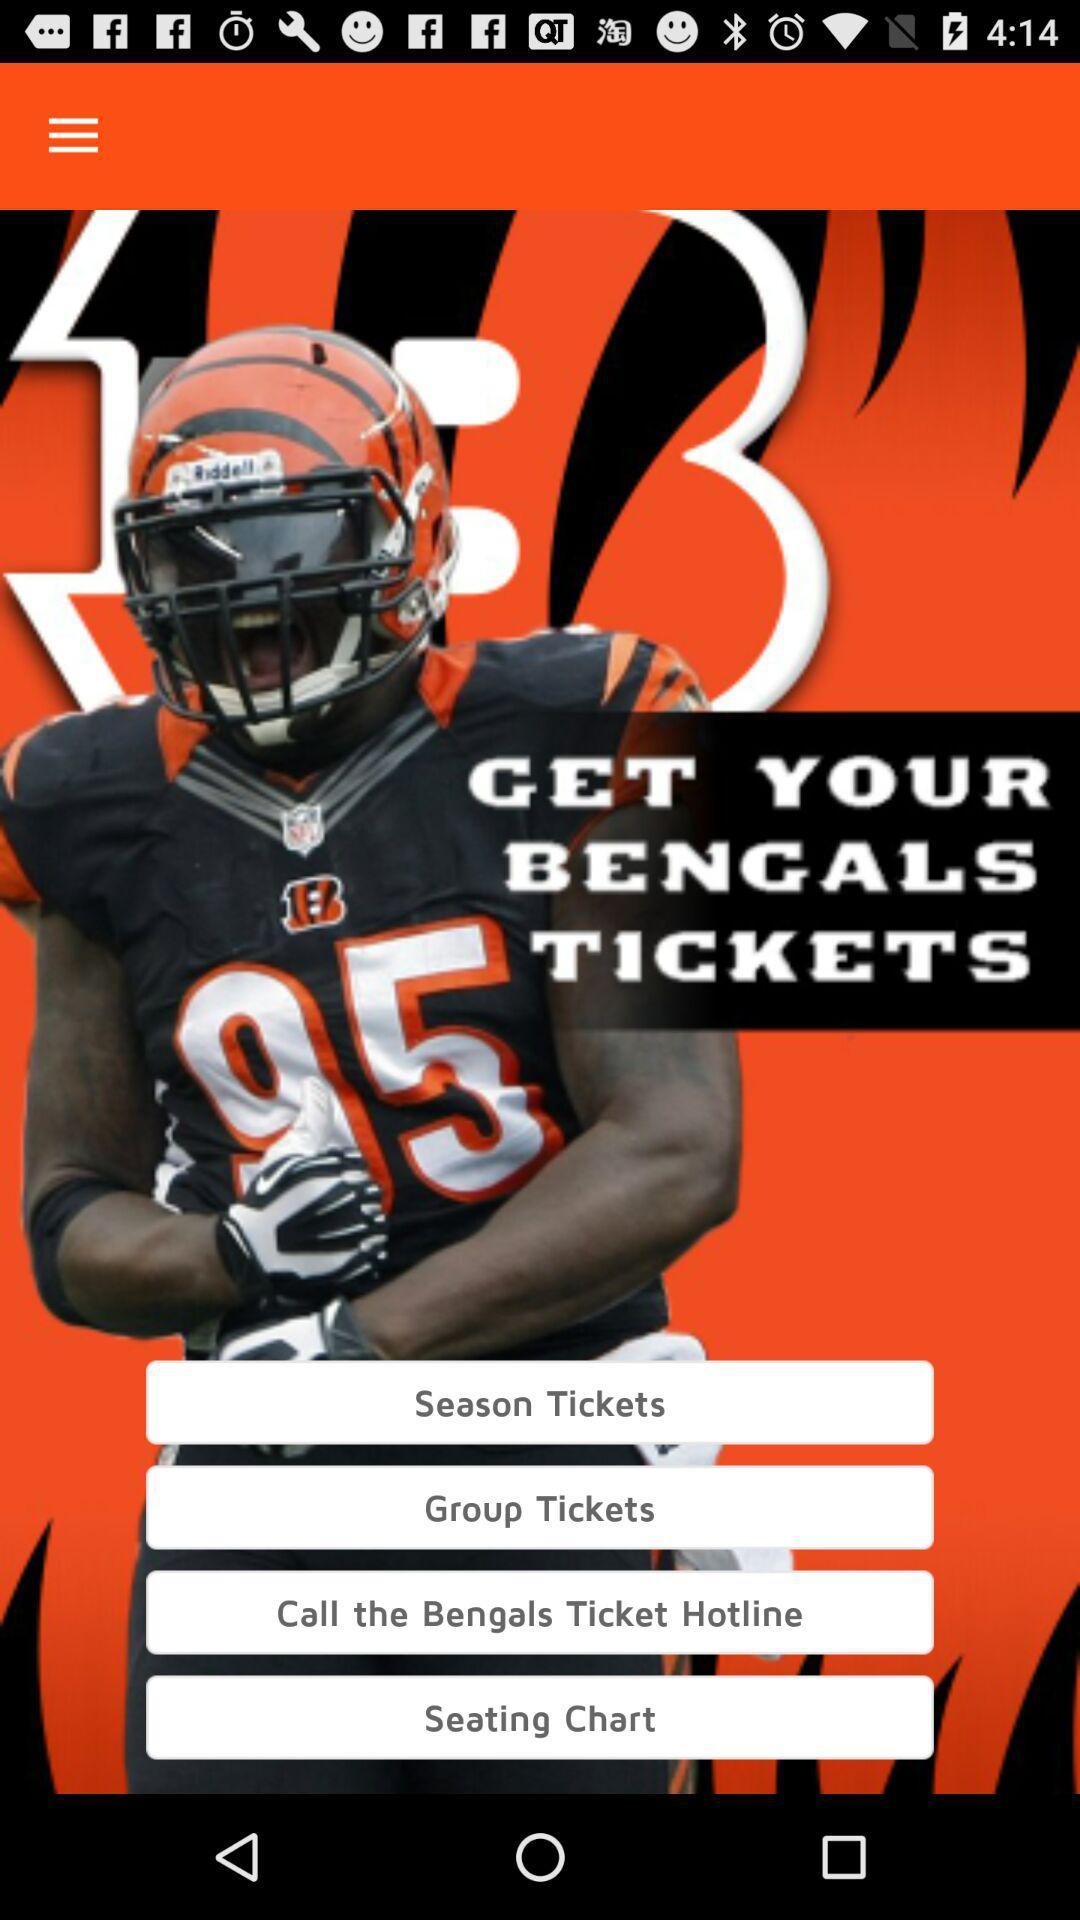 This screenshot has width=1080, height=1920. Describe the element at coordinates (72, 135) in the screenshot. I see `open drop down menu` at that location.